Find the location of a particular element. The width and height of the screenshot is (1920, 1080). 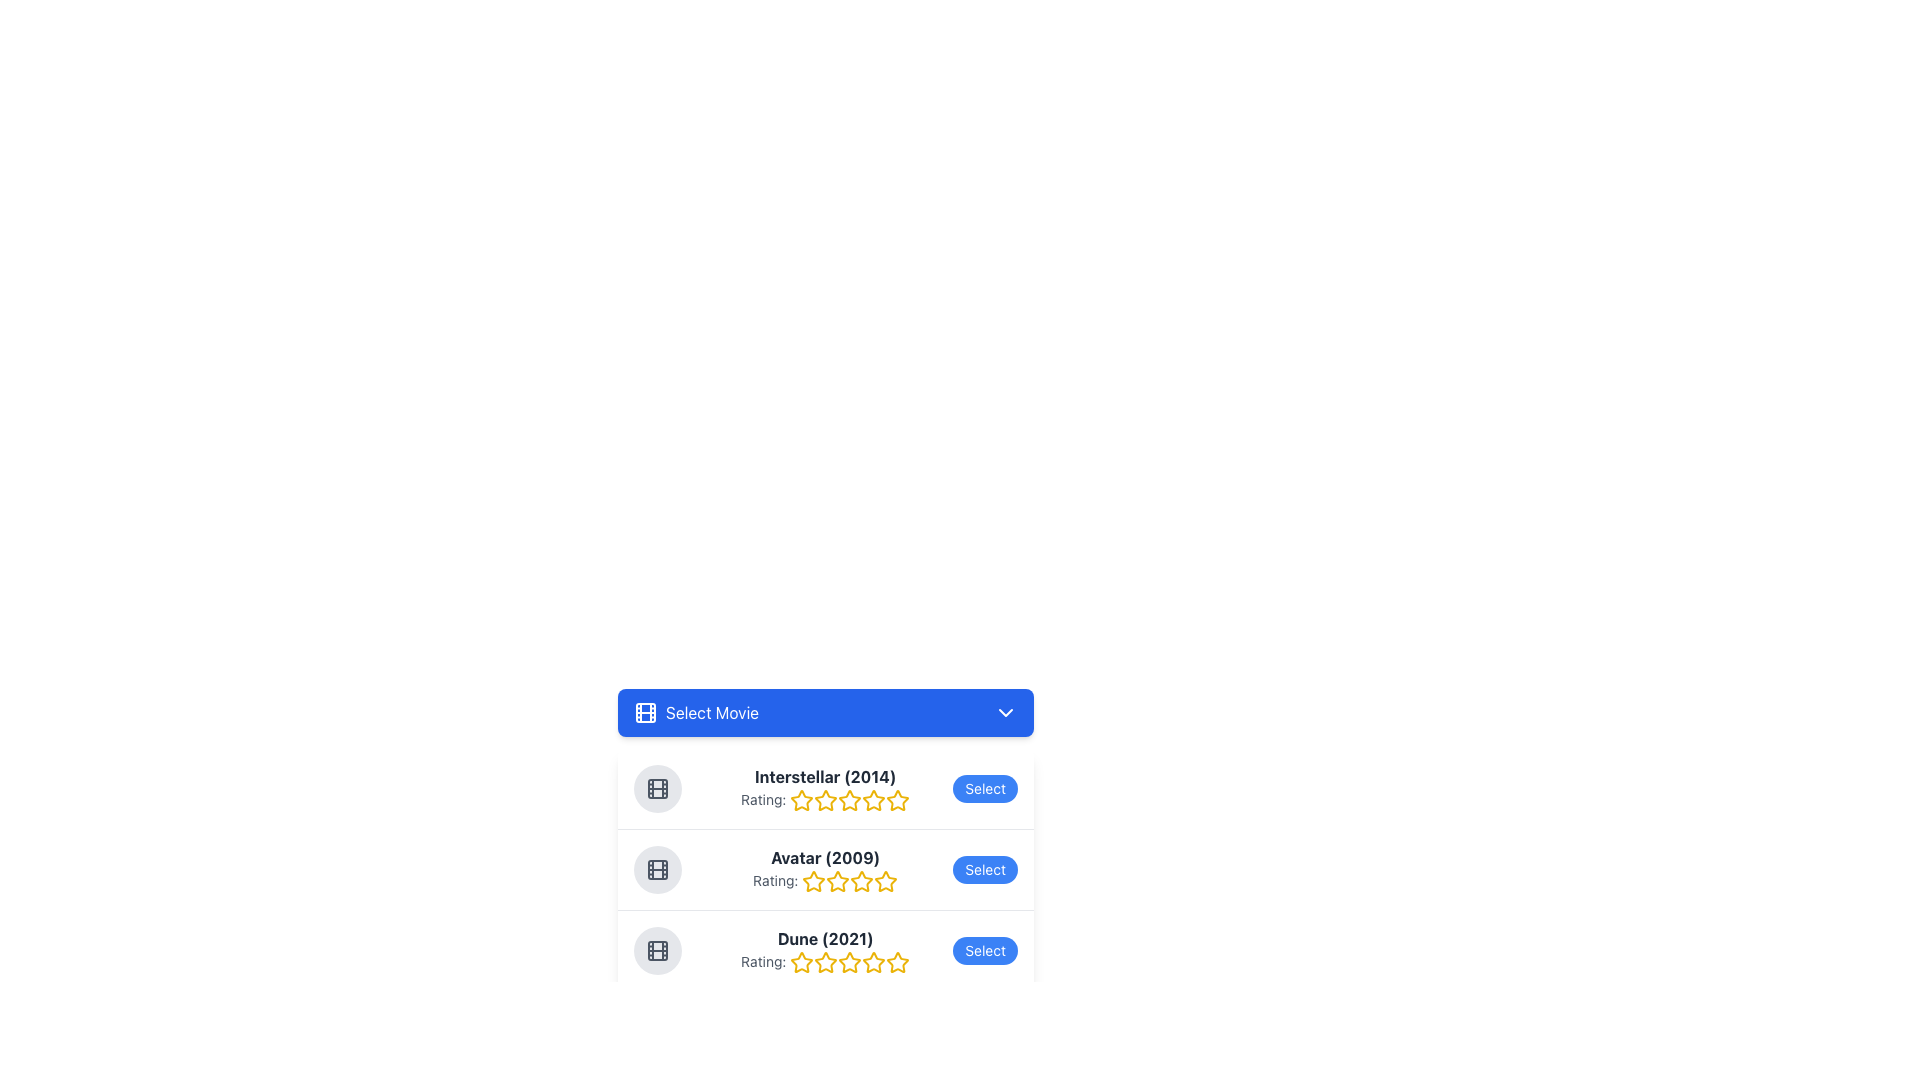

the fourth star icon in the rating system next to 'Avatar (2009) Rating' to rate it is located at coordinates (885, 880).